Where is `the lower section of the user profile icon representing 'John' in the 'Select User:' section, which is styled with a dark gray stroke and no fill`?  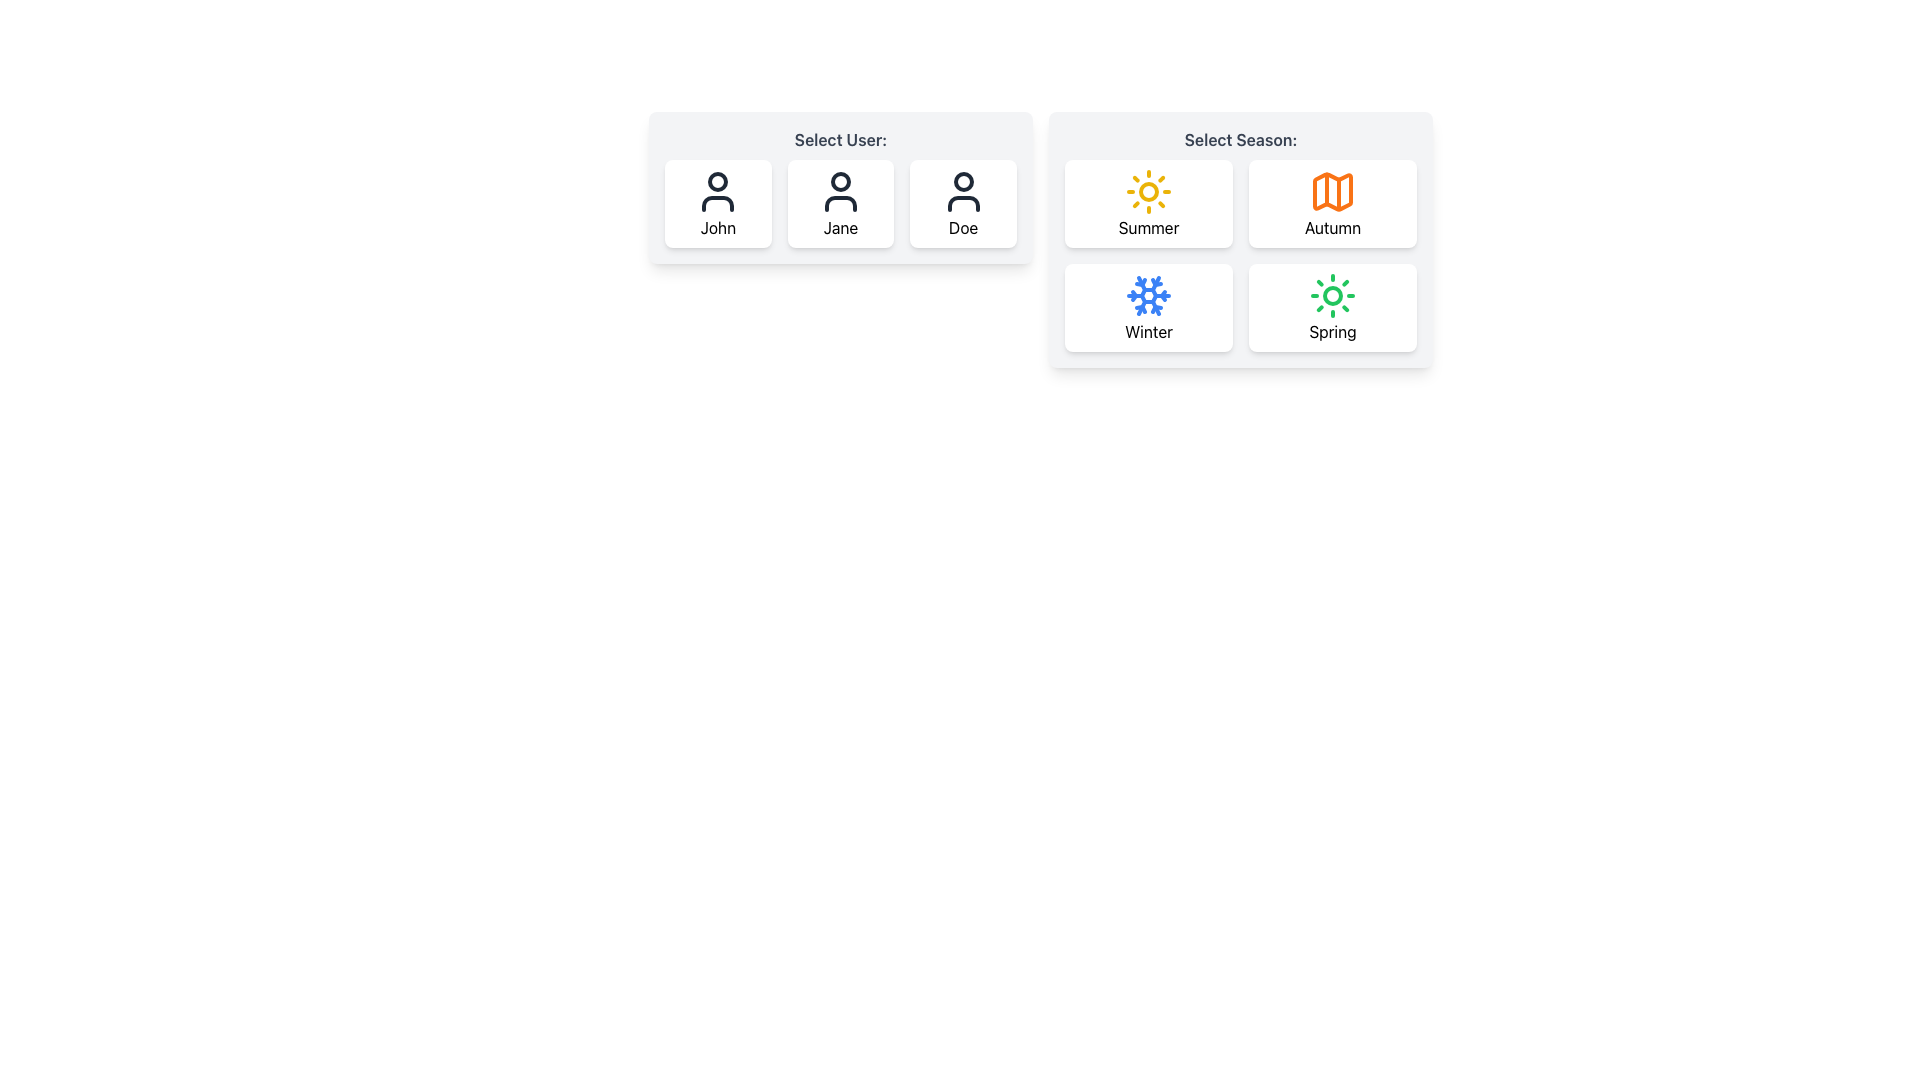
the lower section of the user profile icon representing 'John' in the 'Select User:' section, which is styled with a dark gray stroke and no fill is located at coordinates (718, 204).